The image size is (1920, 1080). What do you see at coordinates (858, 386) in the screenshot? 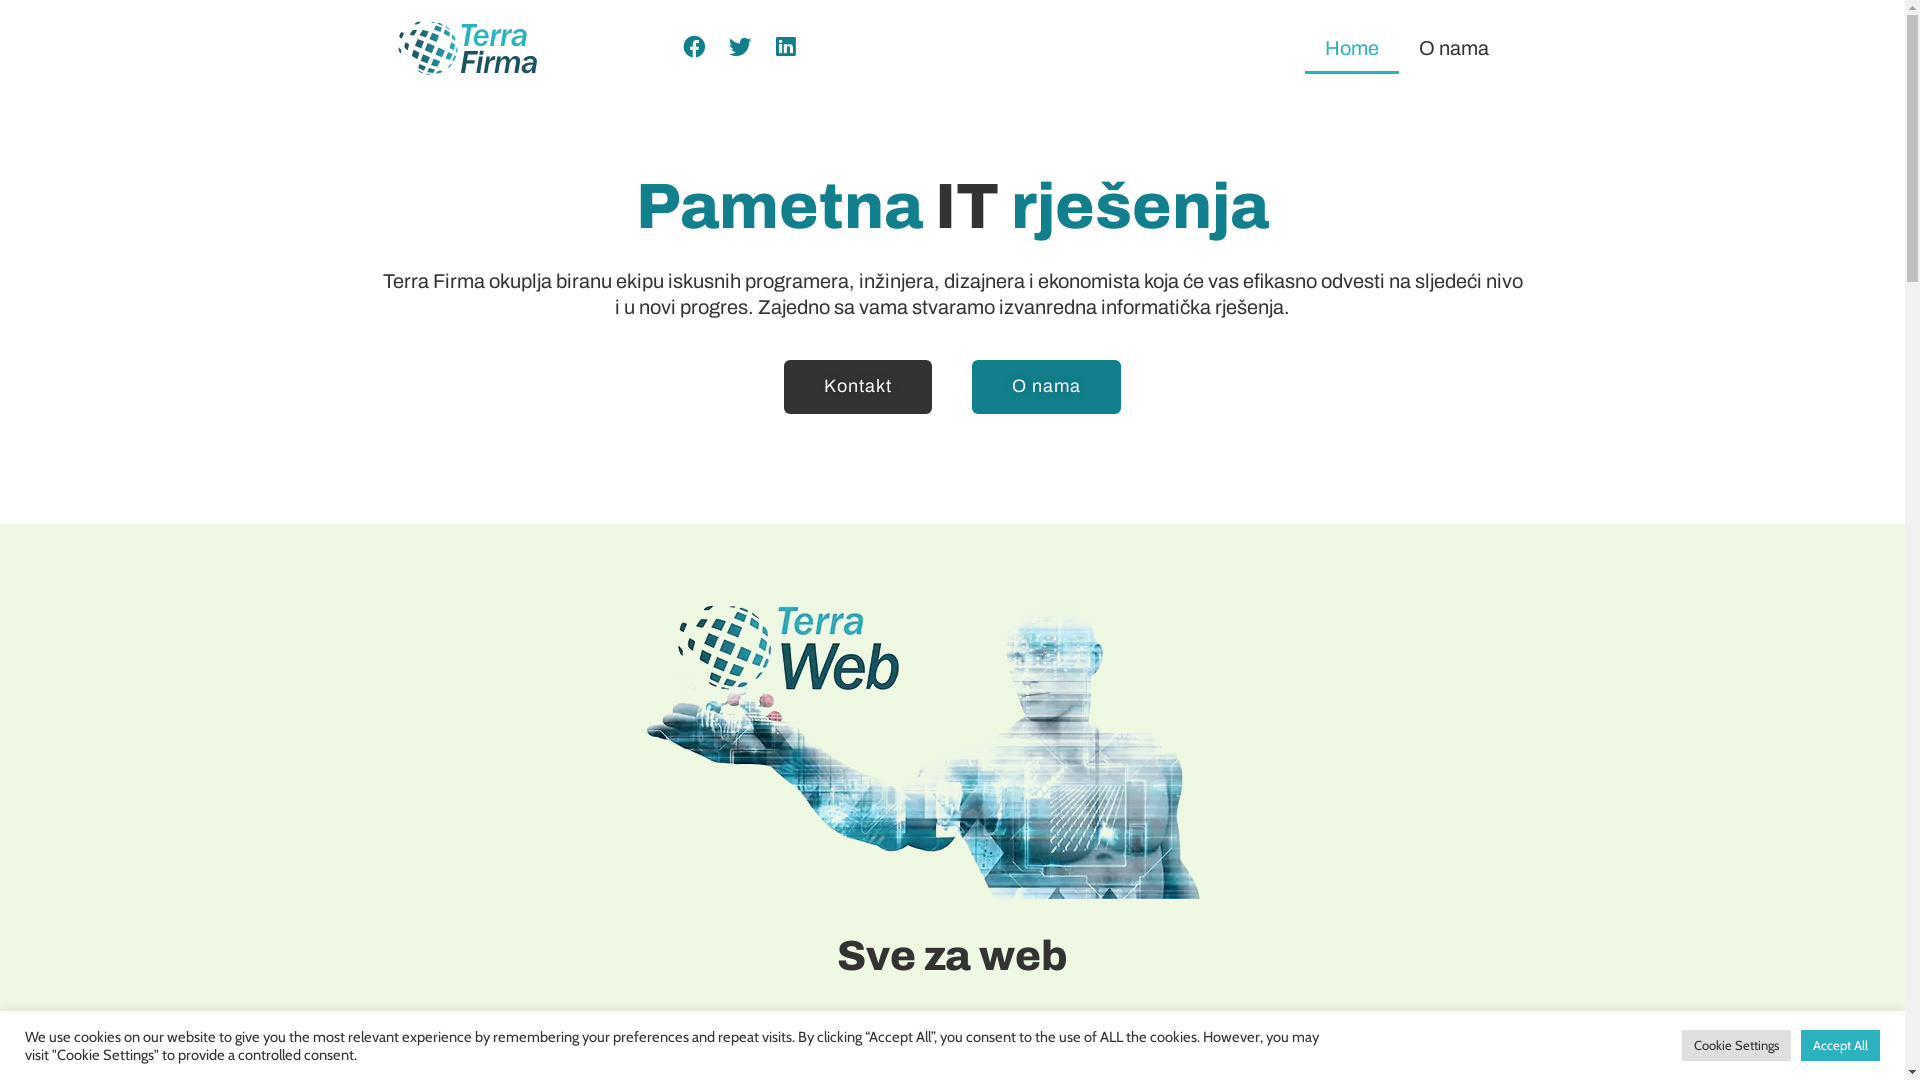
I see `'Kontakt'` at bounding box center [858, 386].